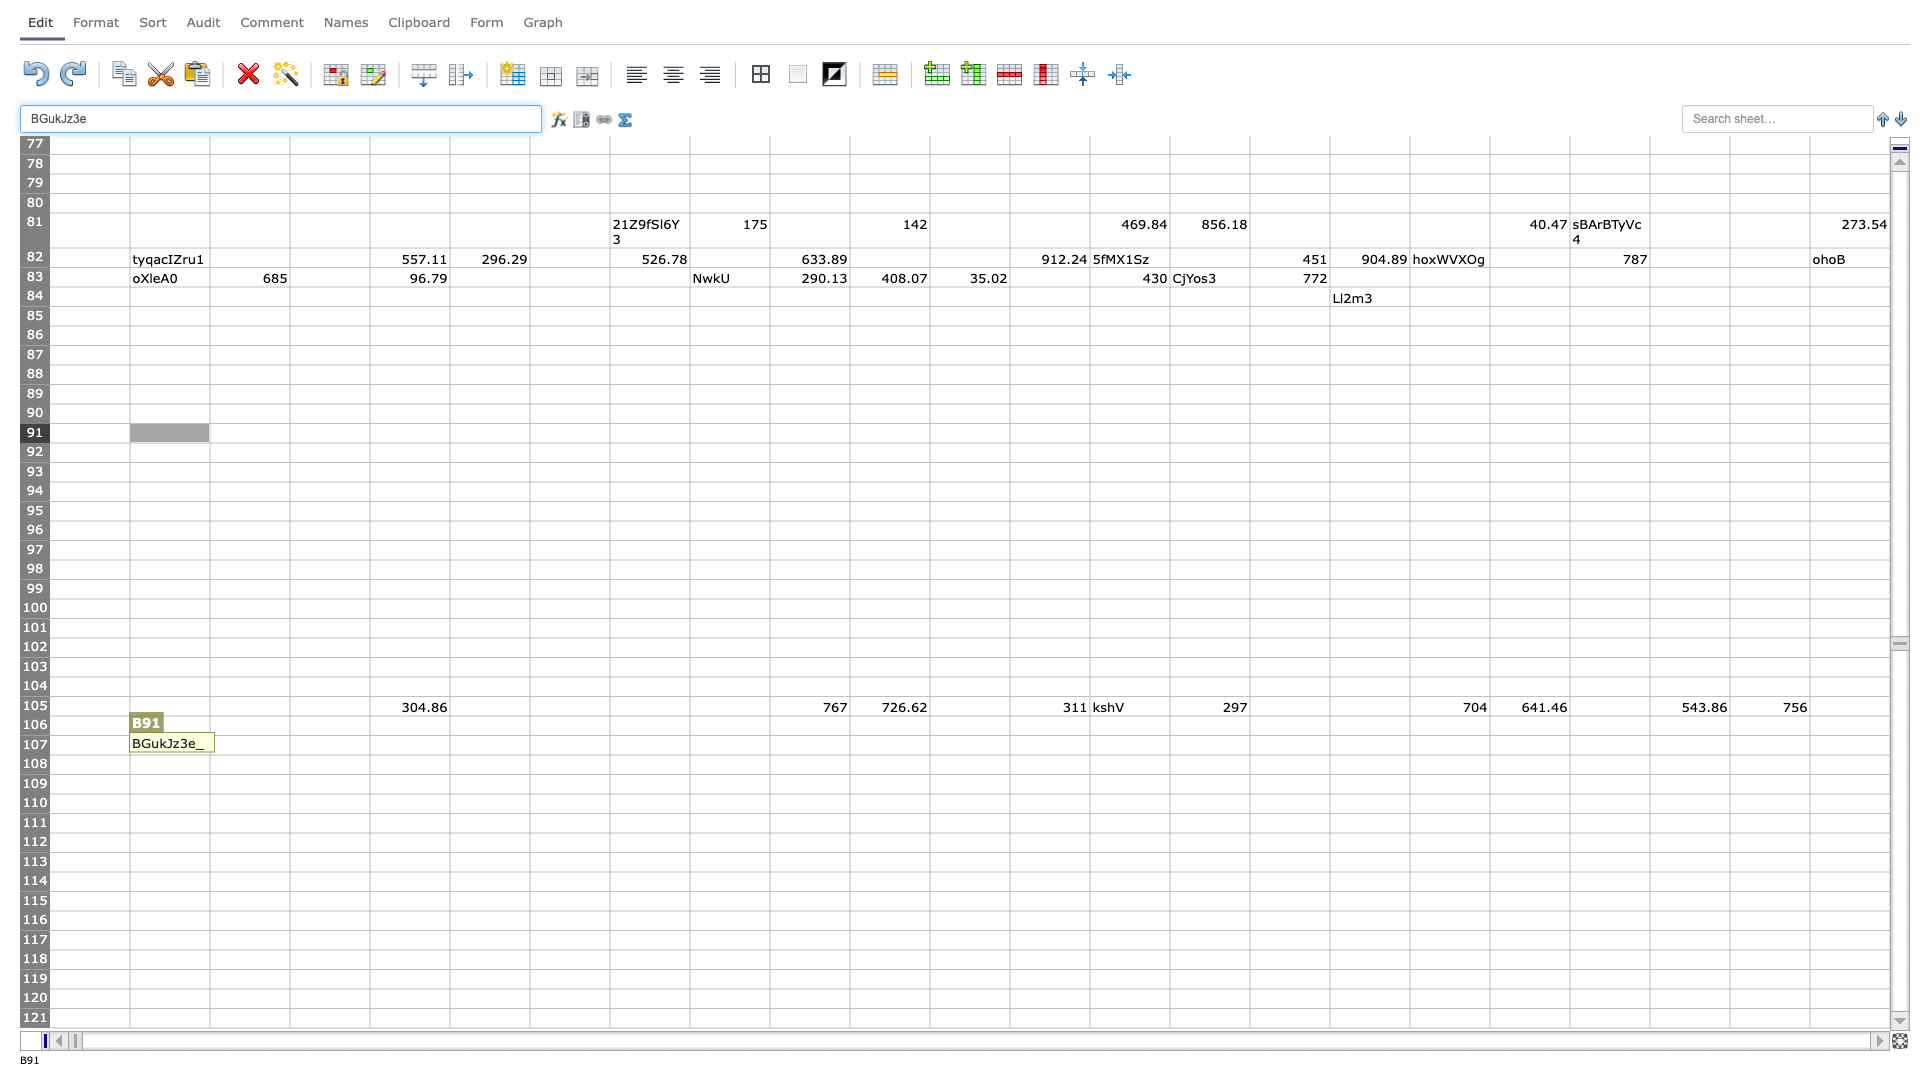 This screenshot has width=1920, height=1080. Describe the element at coordinates (288, 745) in the screenshot. I see `right edge of C107` at that location.